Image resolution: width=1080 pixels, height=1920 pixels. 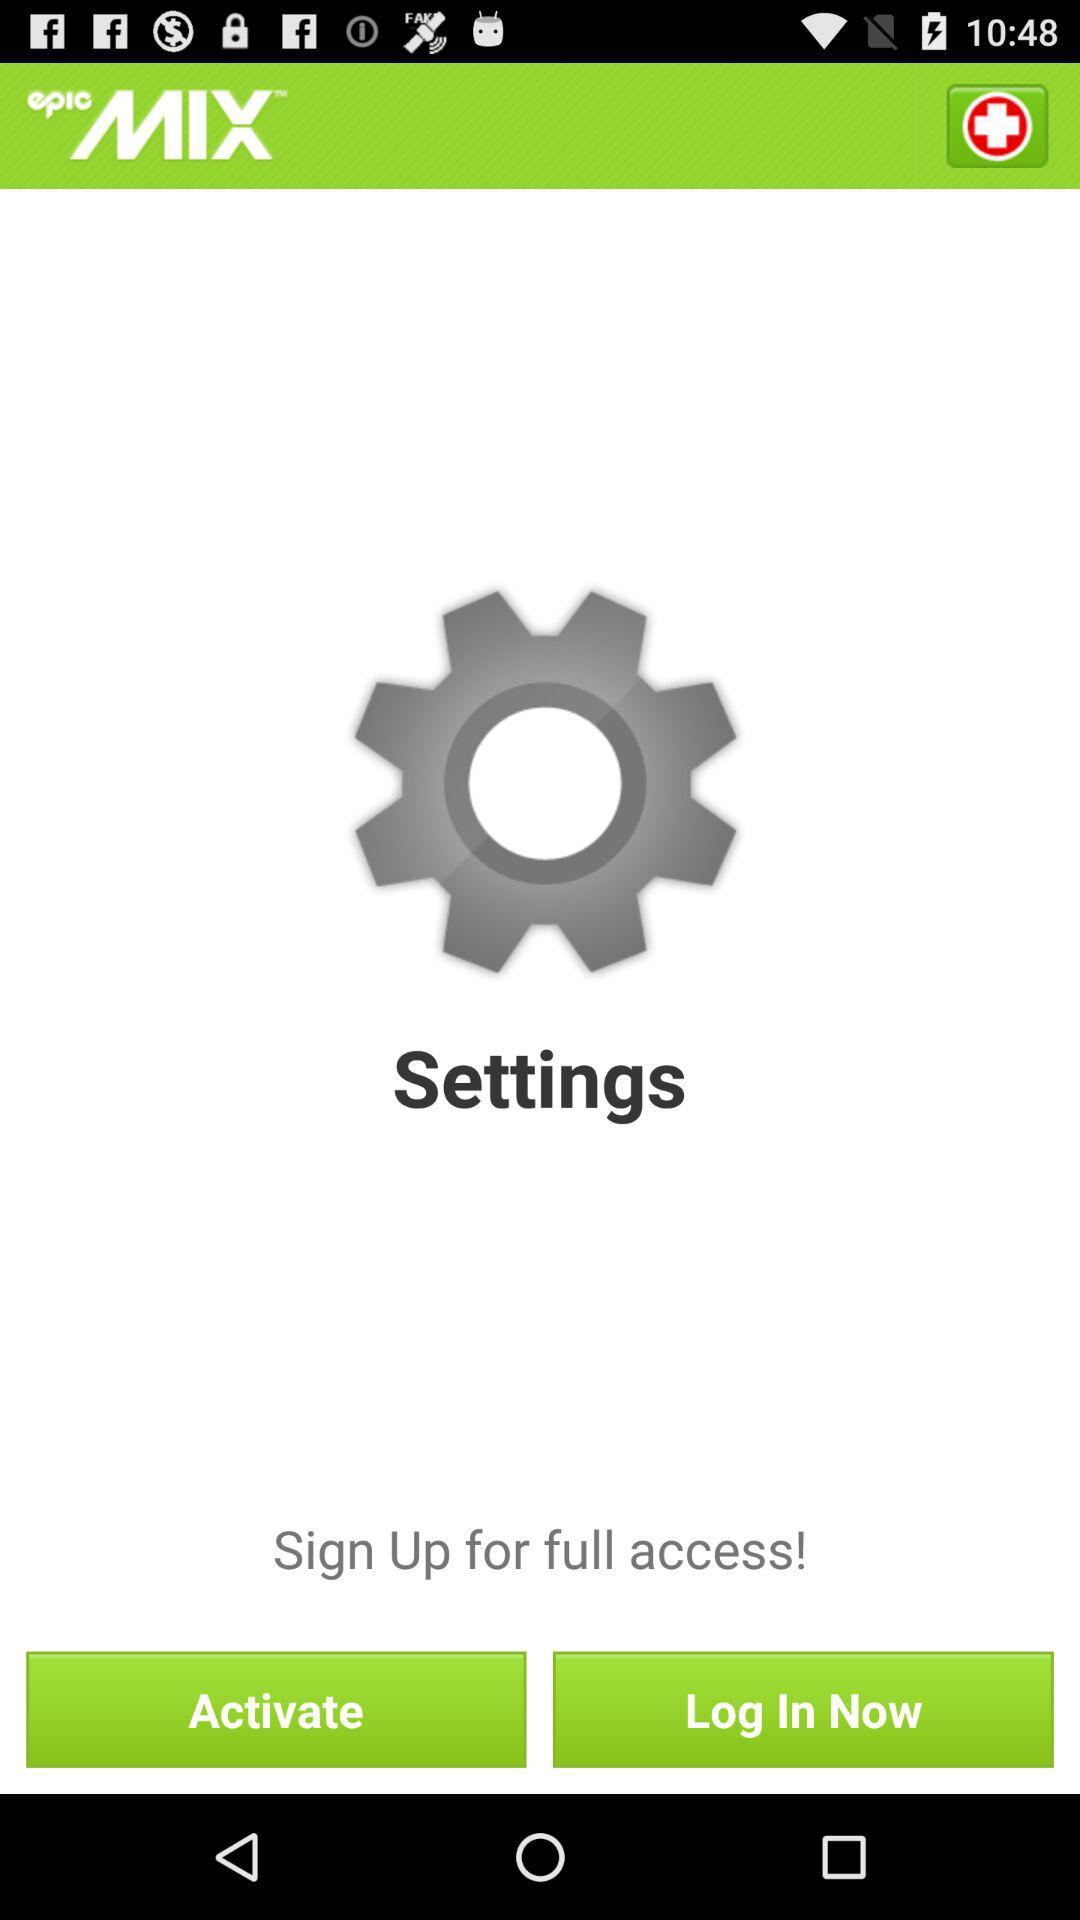 What do you see at coordinates (276, 1708) in the screenshot?
I see `the button to the left of the log in now button` at bounding box center [276, 1708].